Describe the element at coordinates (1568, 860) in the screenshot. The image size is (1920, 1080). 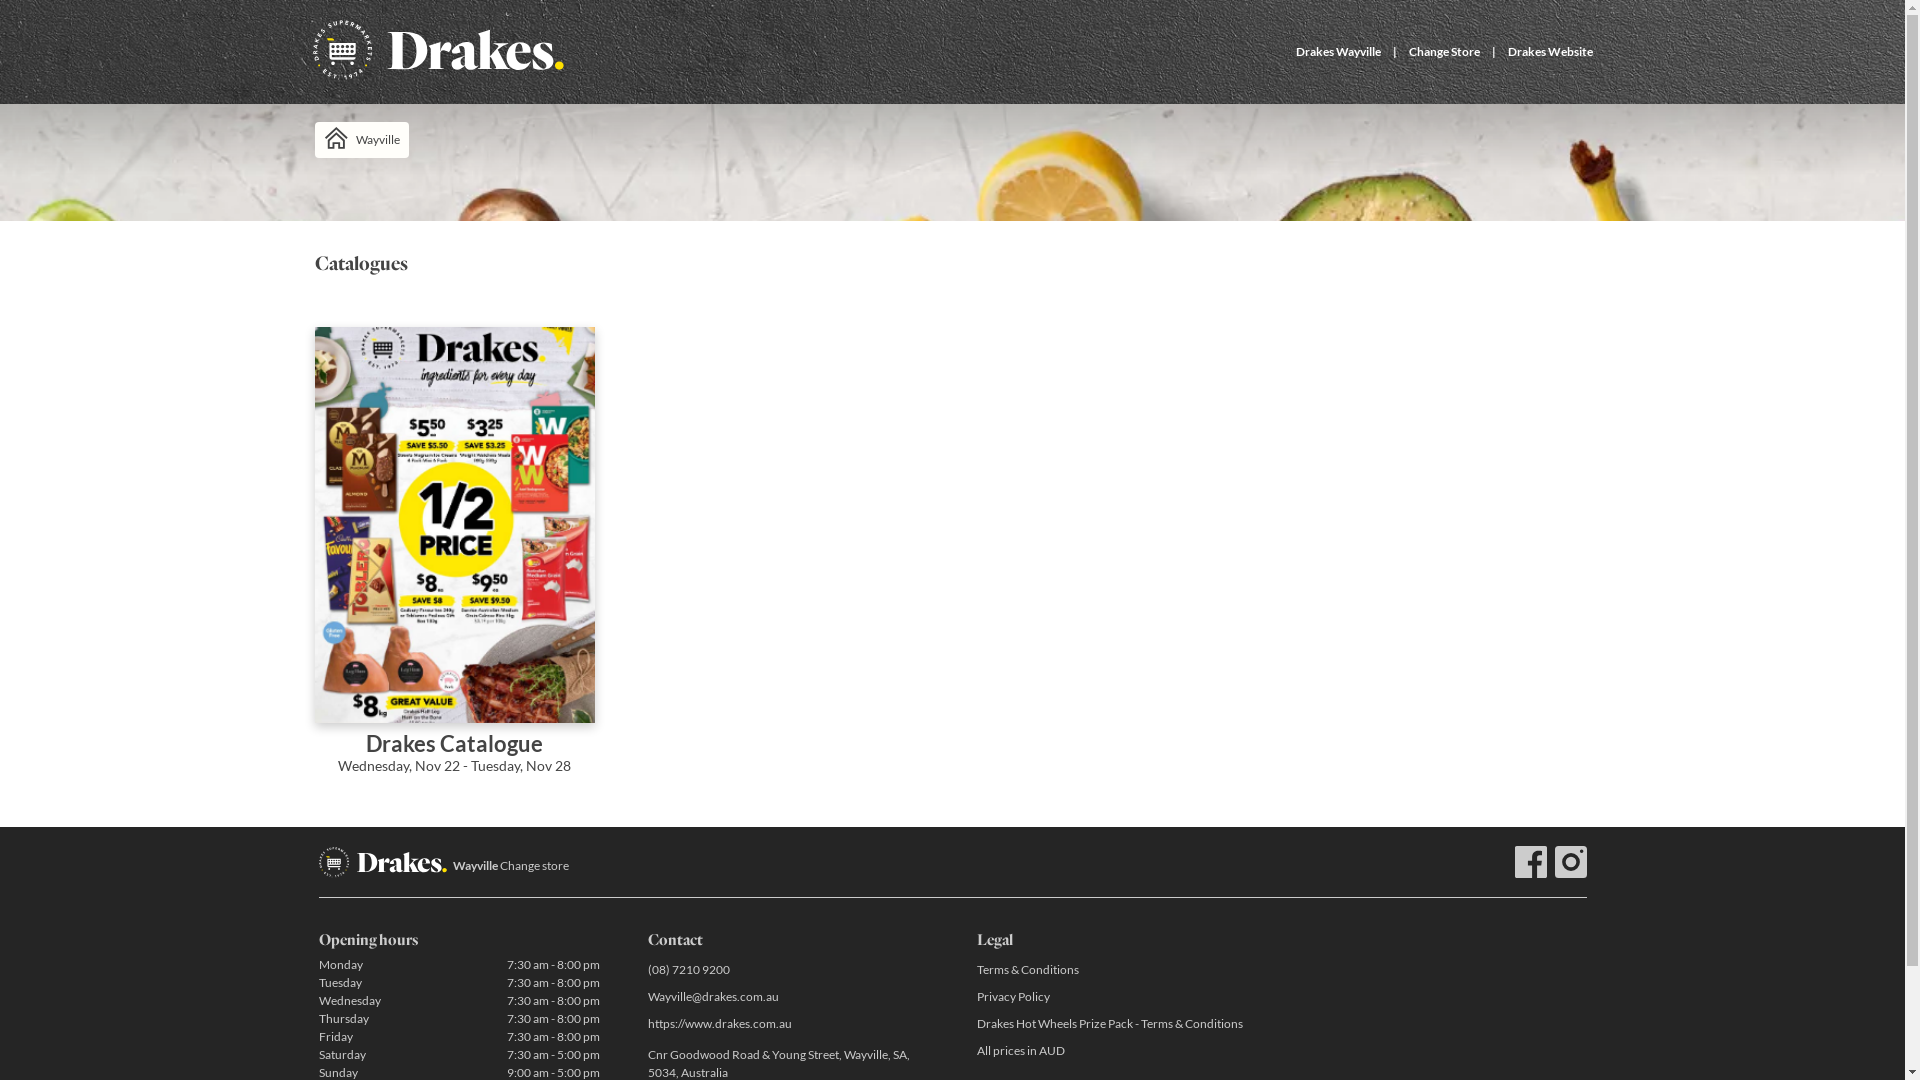
I see `'Instagram drakessupermarkets'` at that location.